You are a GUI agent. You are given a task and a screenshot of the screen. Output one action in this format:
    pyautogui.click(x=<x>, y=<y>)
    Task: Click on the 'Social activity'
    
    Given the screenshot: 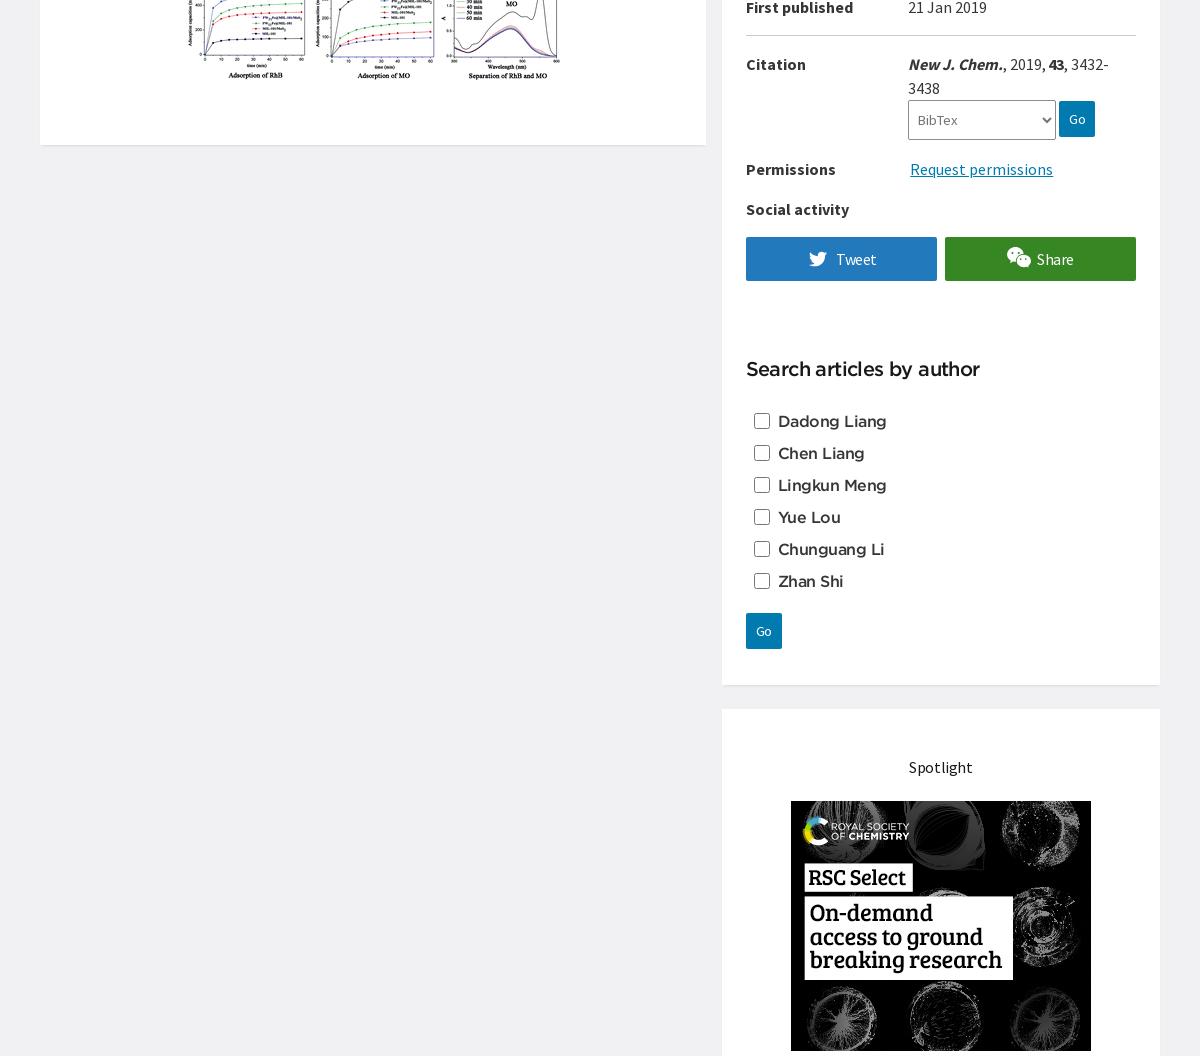 What is the action you would take?
    pyautogui.click(x=795, y=207)
    